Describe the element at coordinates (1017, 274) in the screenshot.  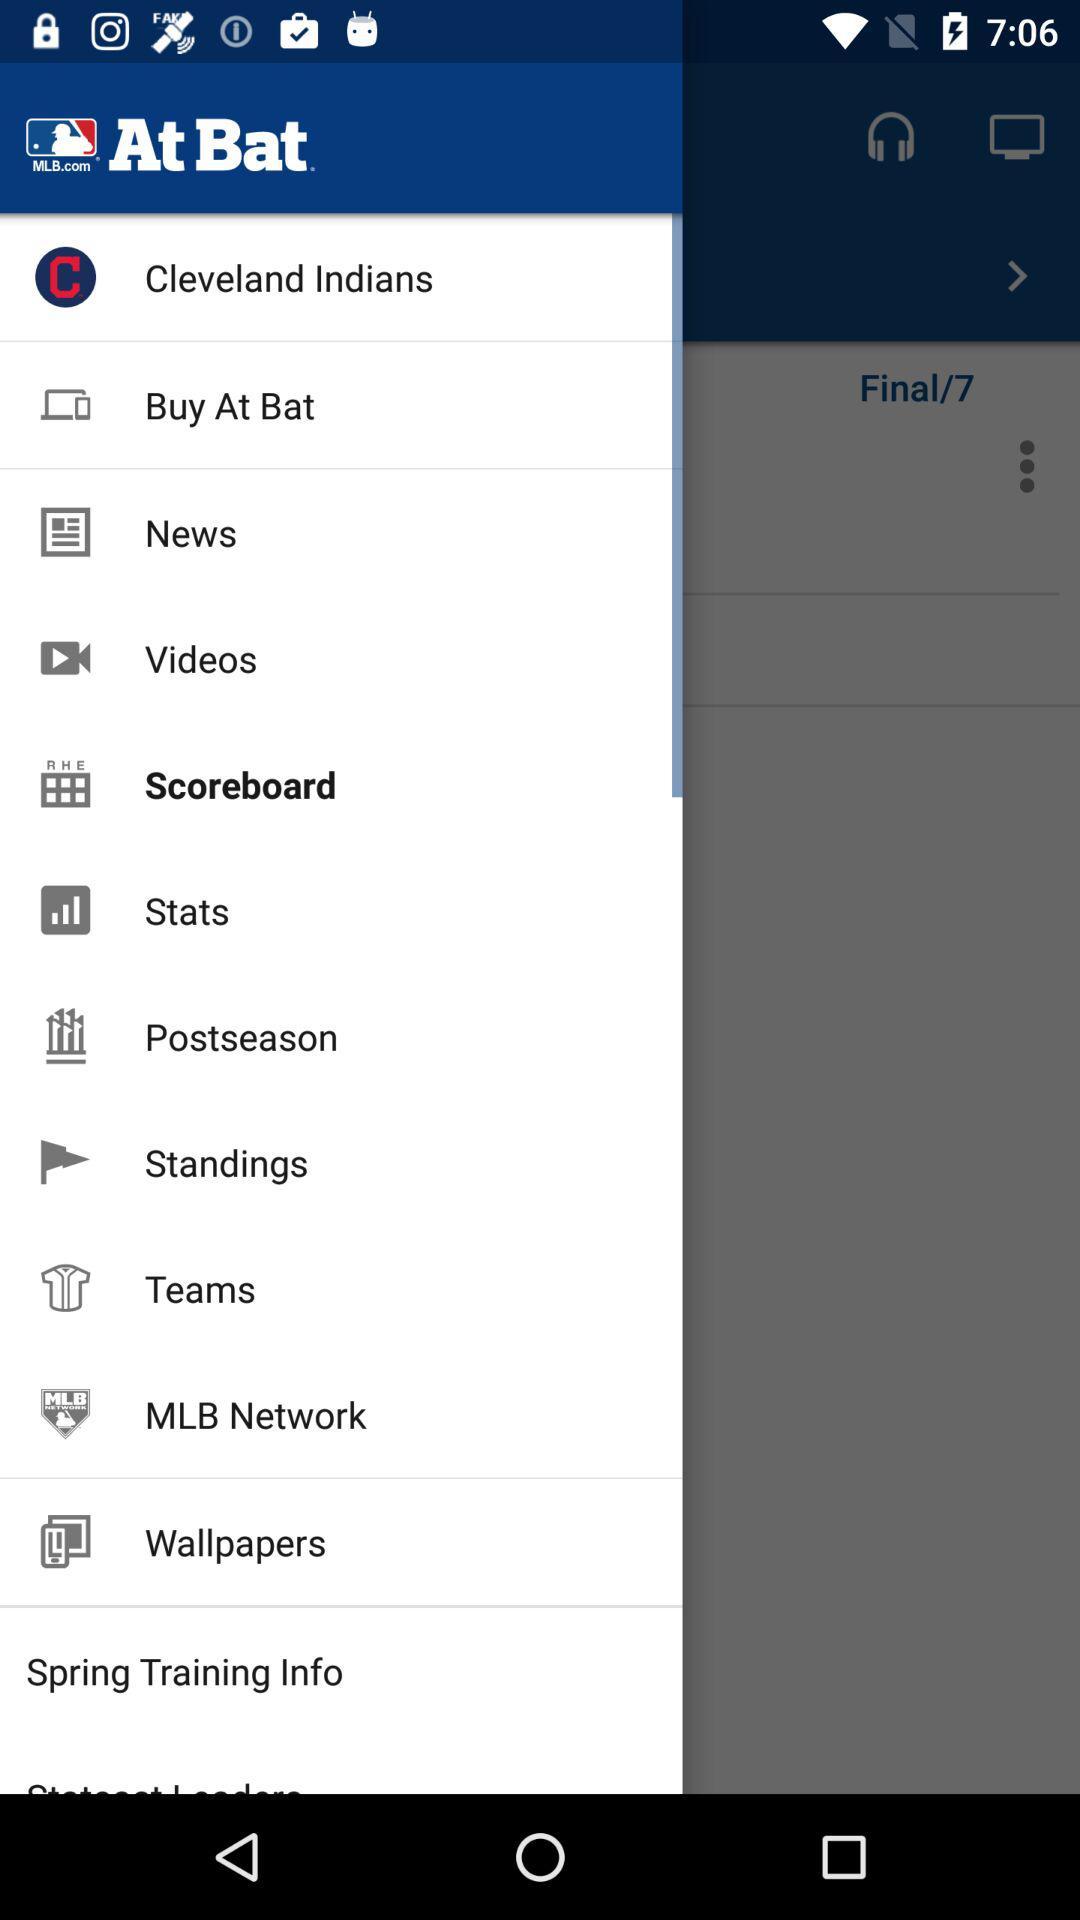
I see `the arrow_forward icon` at that location.